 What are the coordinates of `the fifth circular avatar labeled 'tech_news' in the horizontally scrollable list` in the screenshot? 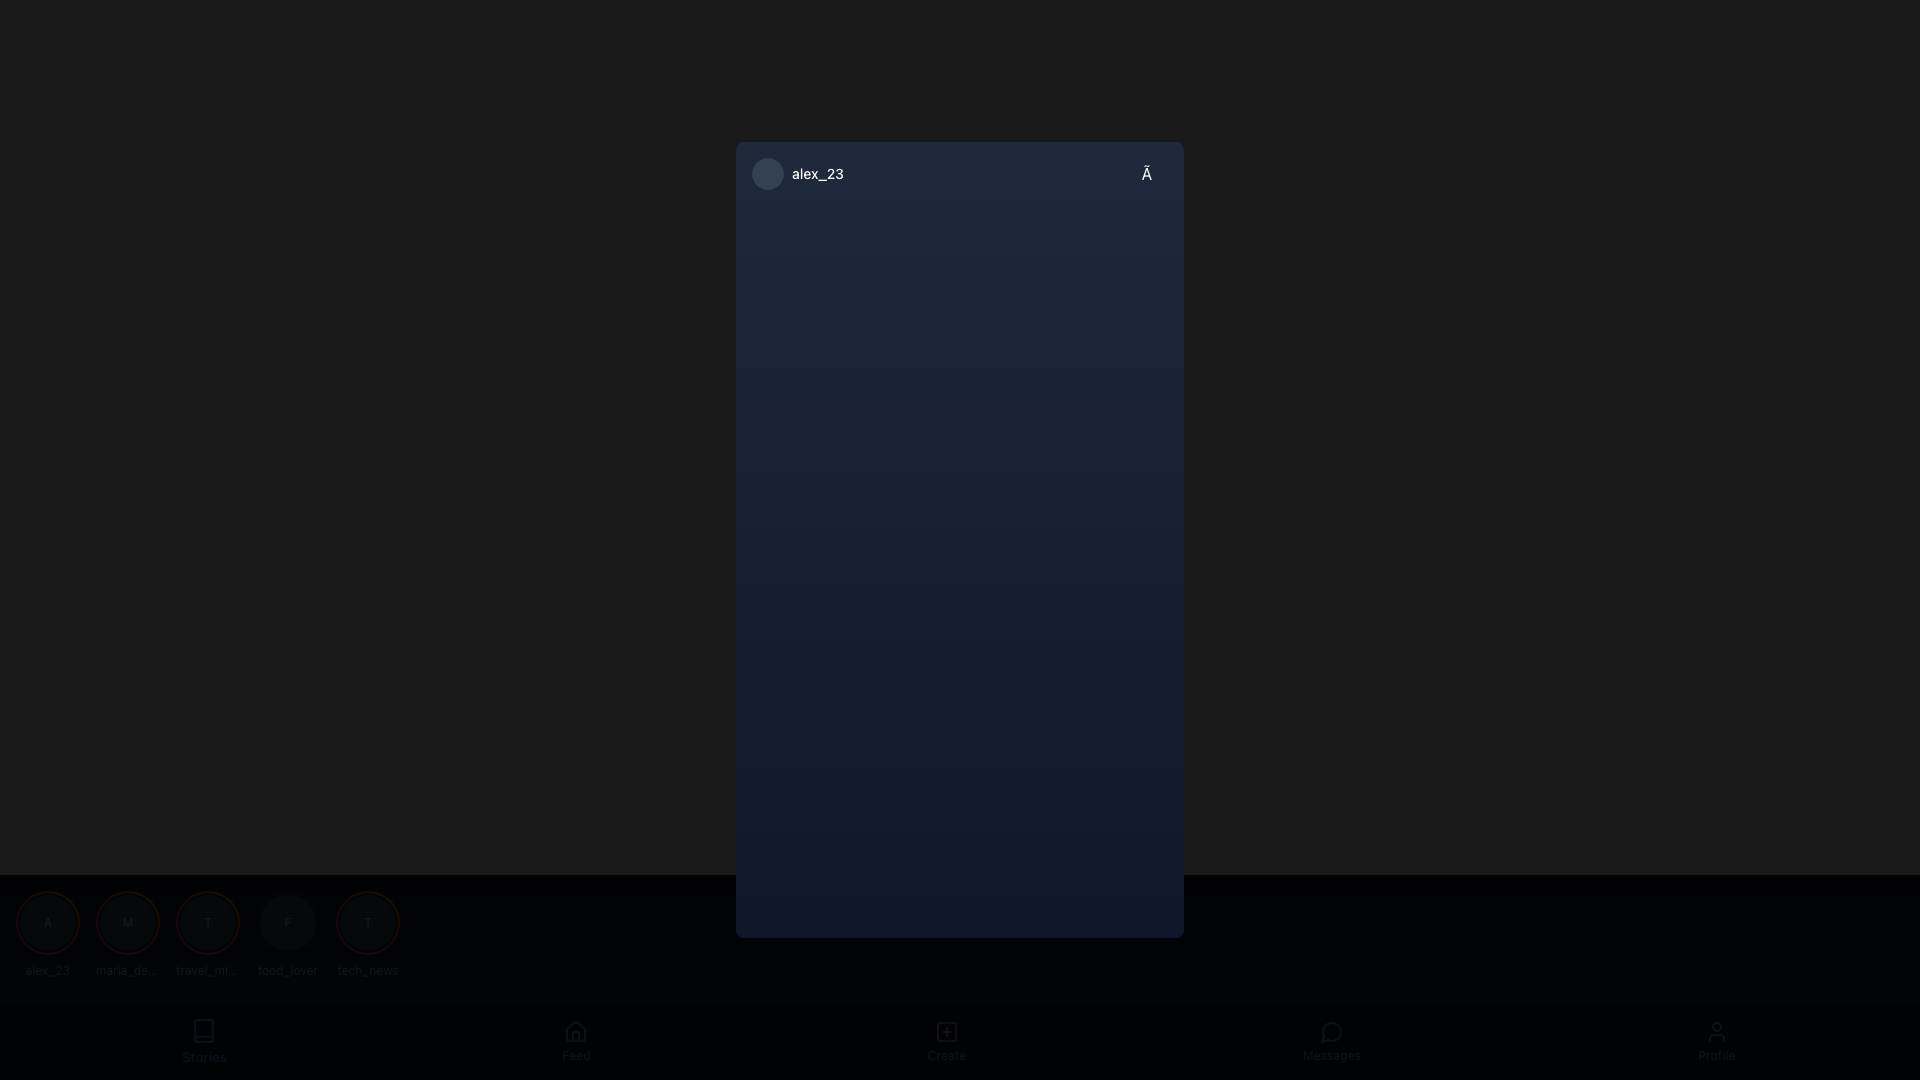 It's located at (368, 934).